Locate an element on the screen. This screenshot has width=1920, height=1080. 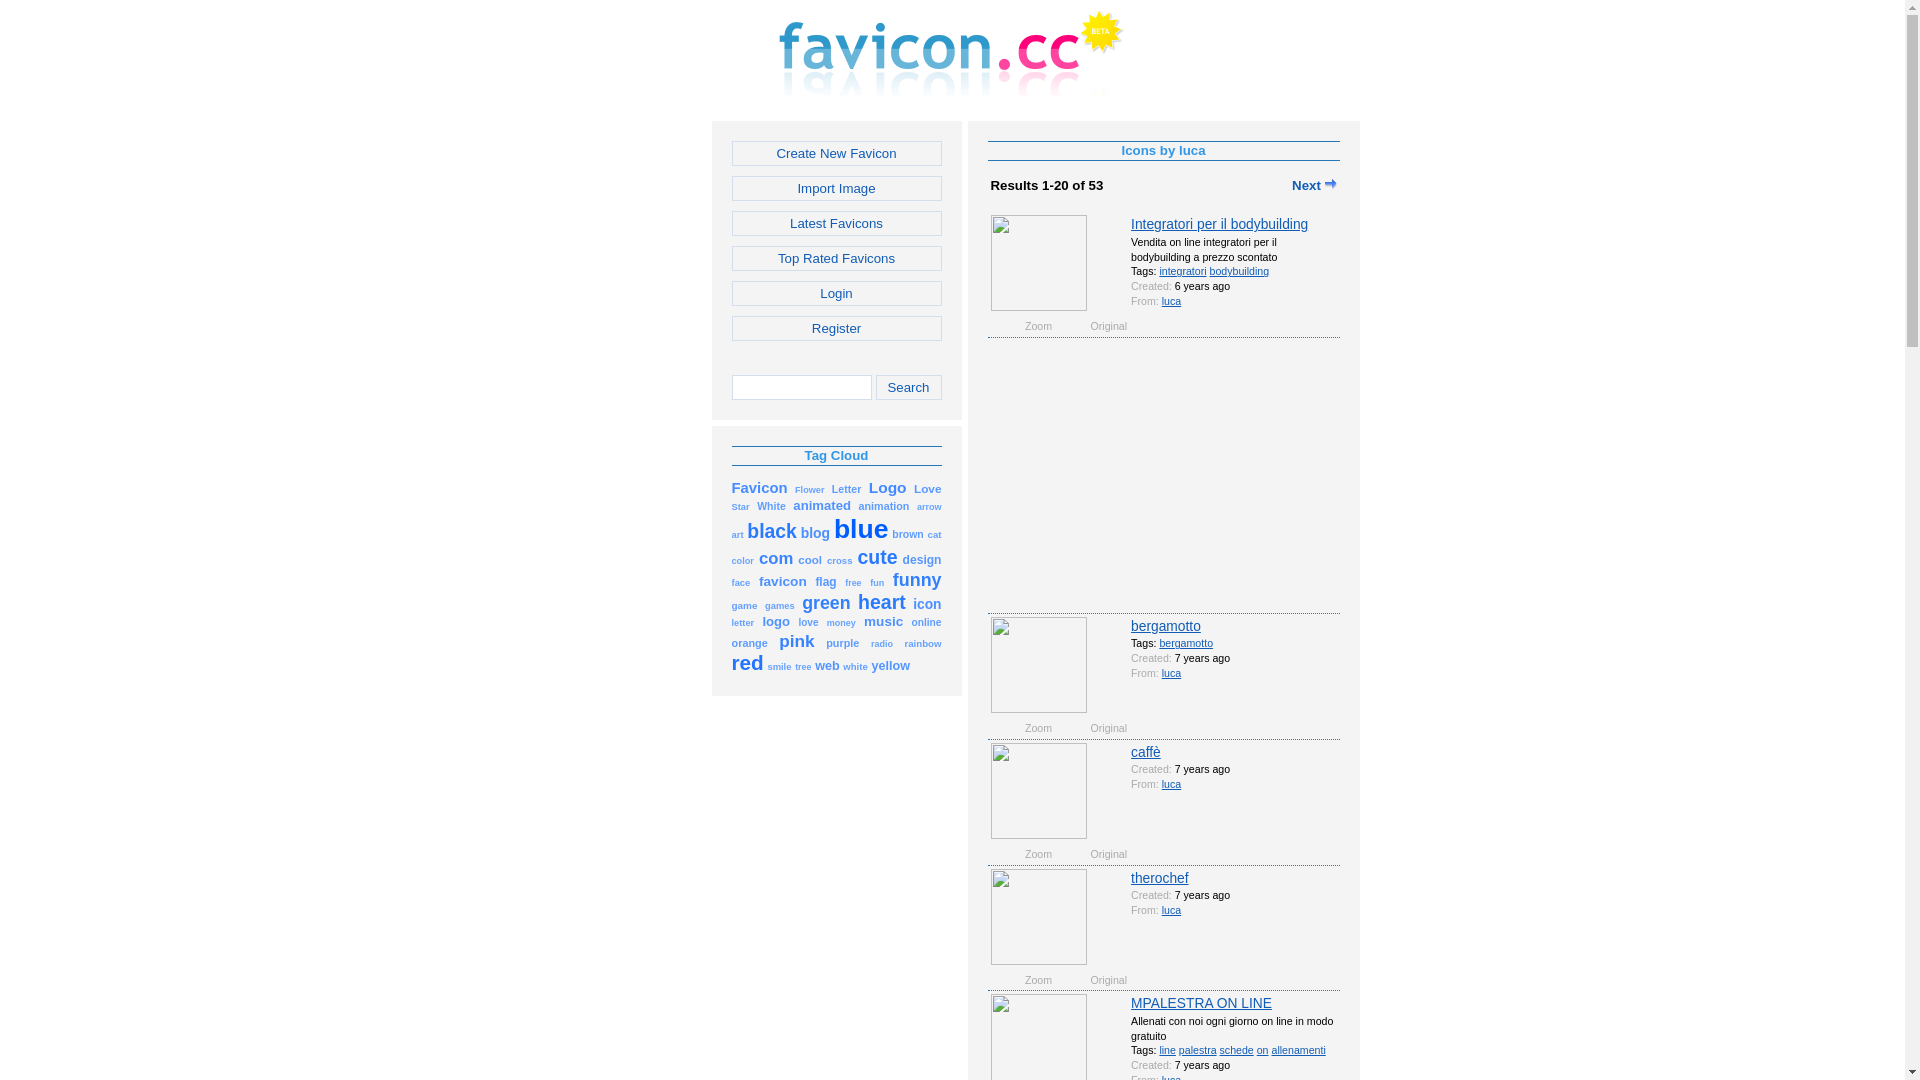
'cross' is located at coordinates (826, 559).